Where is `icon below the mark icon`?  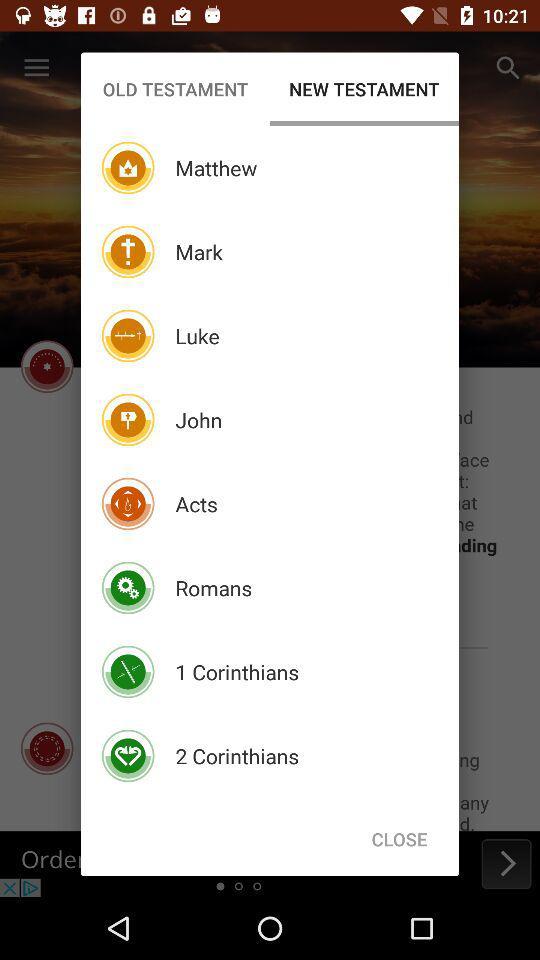
icon below the mark icon is located at coordinates (197, 336).